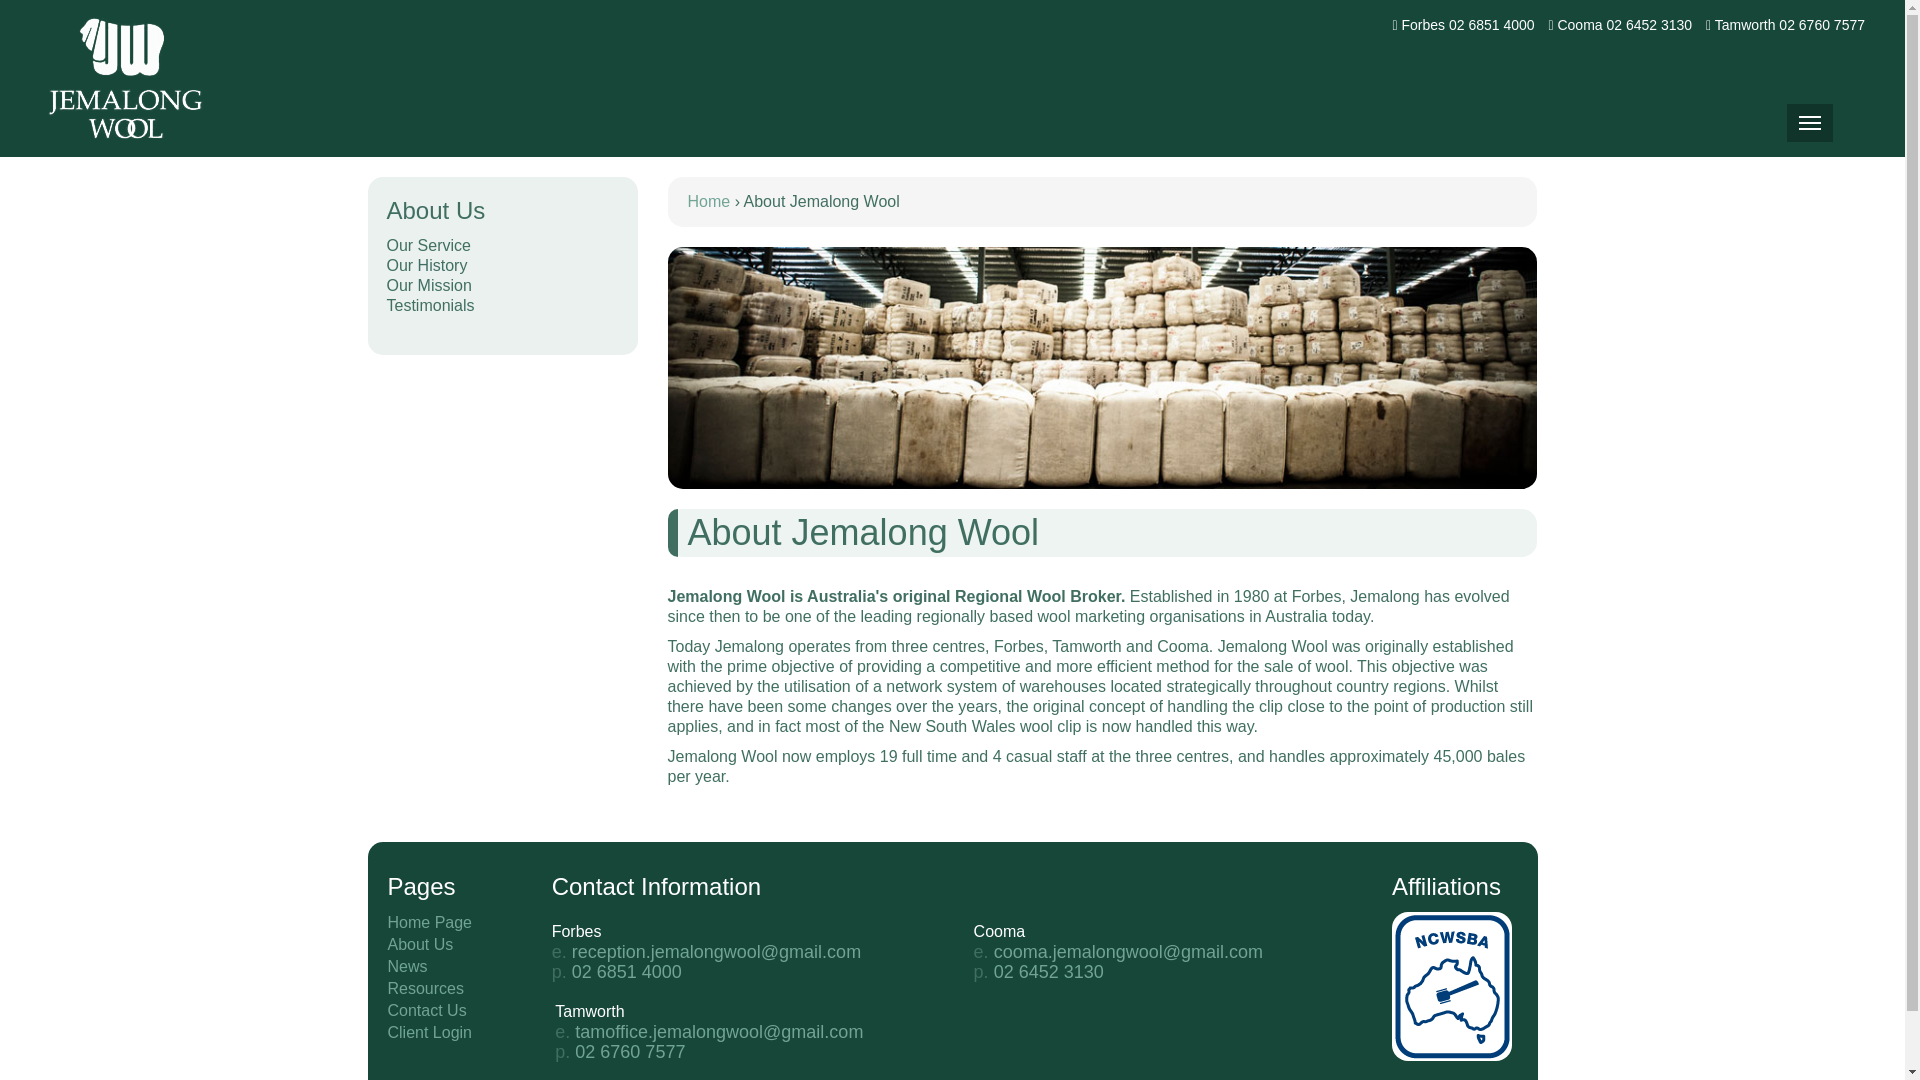 This screenshot has width=1920, height=1080. What do you see at coordinates (385, 265) in the screenshot?
I see `'Our History'` at bounding box center [385, 265].